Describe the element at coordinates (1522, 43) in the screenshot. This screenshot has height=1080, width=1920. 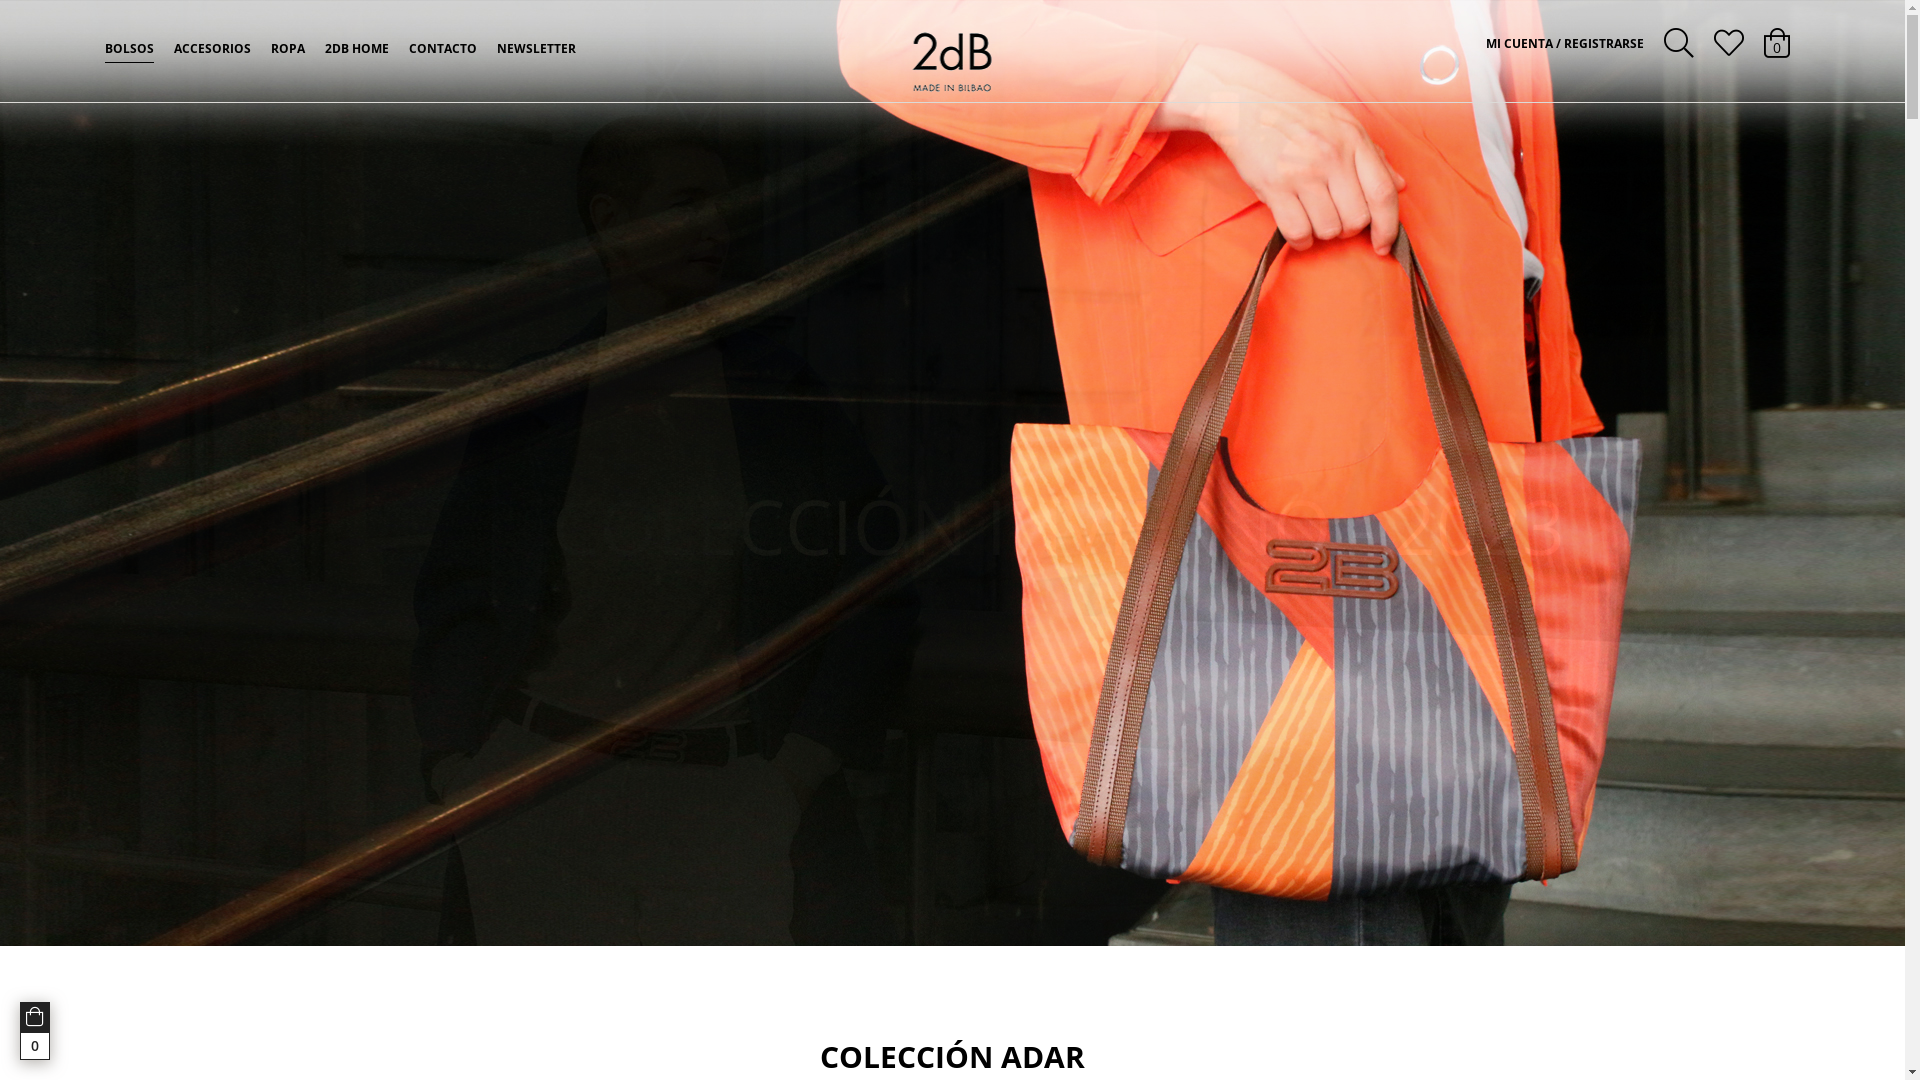
I see `'MI CUENTA'` at that location.